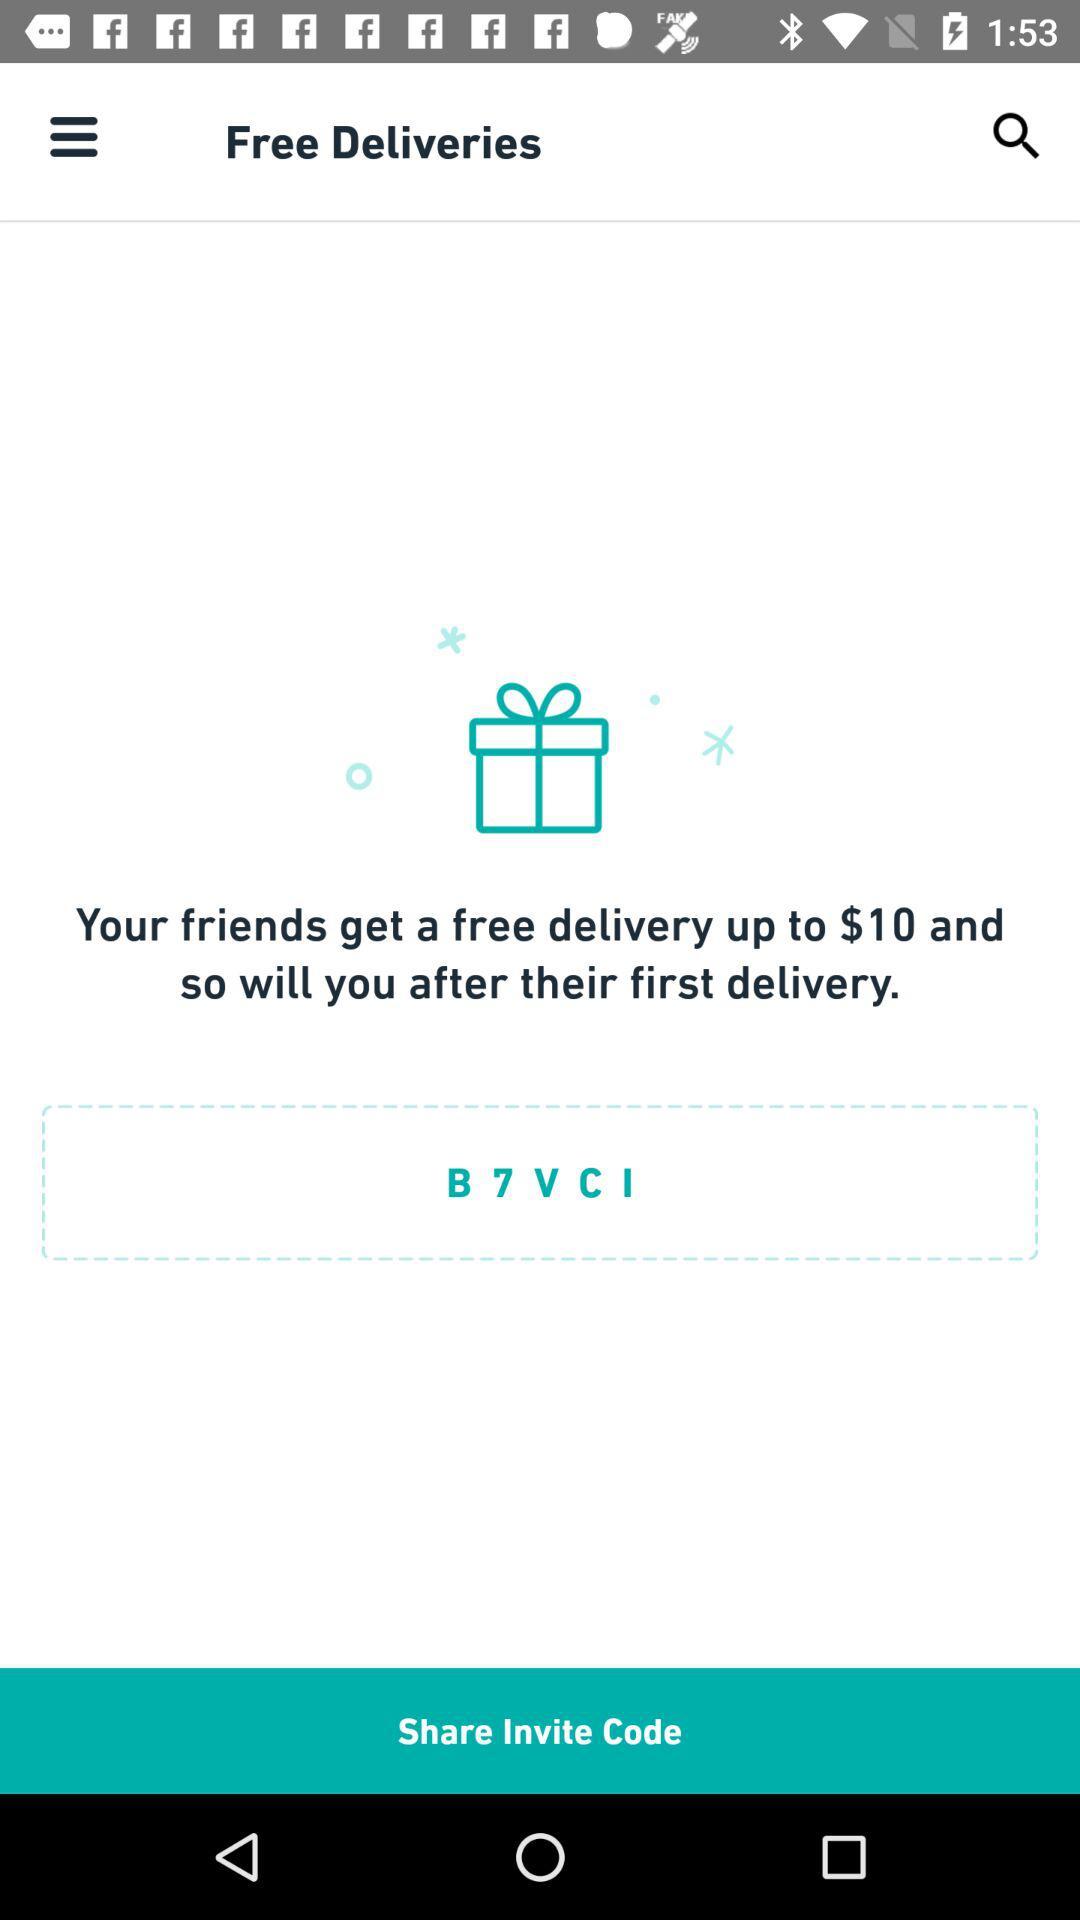 Image resolution: width=1080 pixels, height=1920 pixels. Describe the element at coordinates (72, 135) in the screenshot. I see `the item next to the free deliveries icon` at that location.